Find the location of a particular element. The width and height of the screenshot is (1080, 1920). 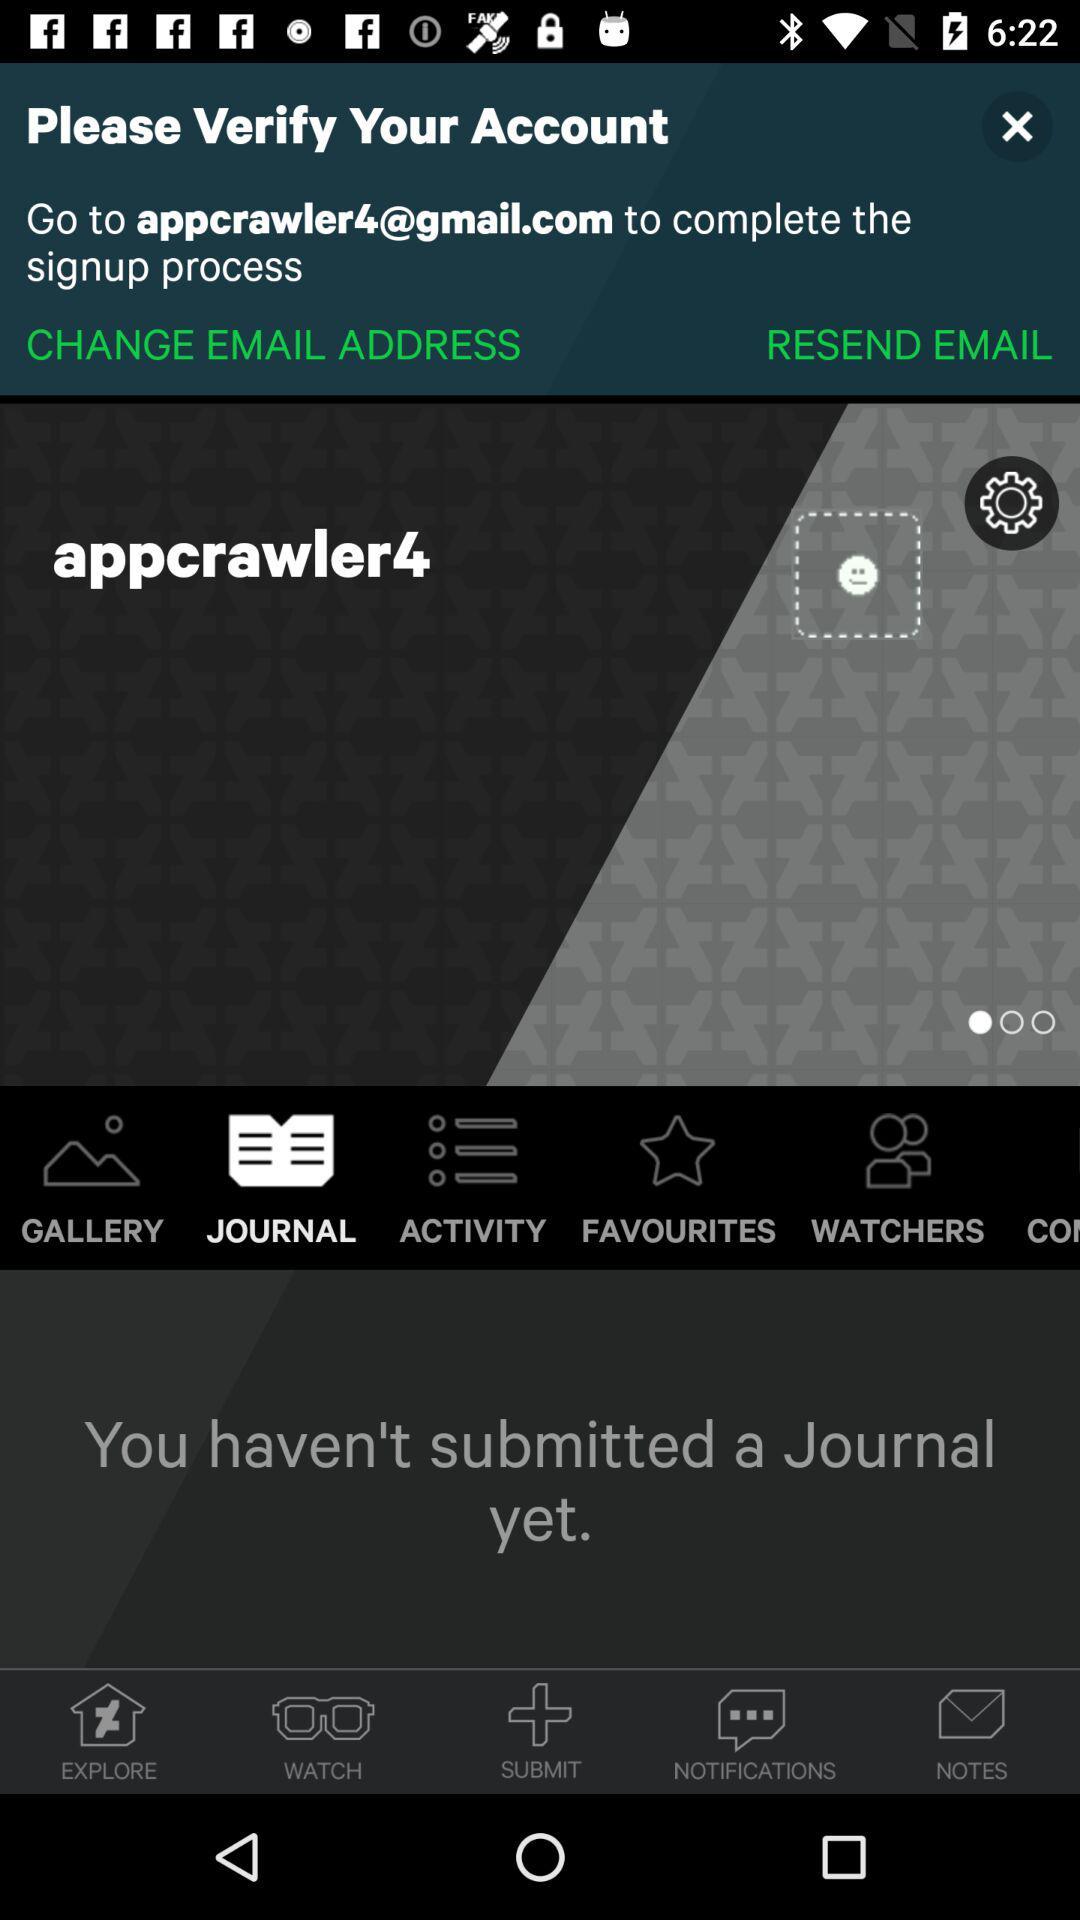

icon next to appcrawler4 icon is located at coordinates (855, 573).